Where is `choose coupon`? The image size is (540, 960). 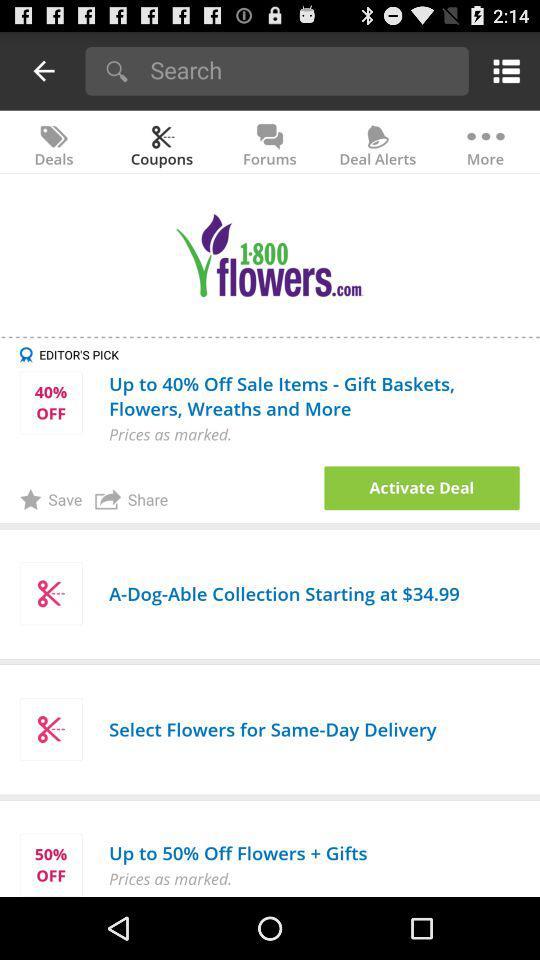
choose coupon is located at coordinates (421, 487).